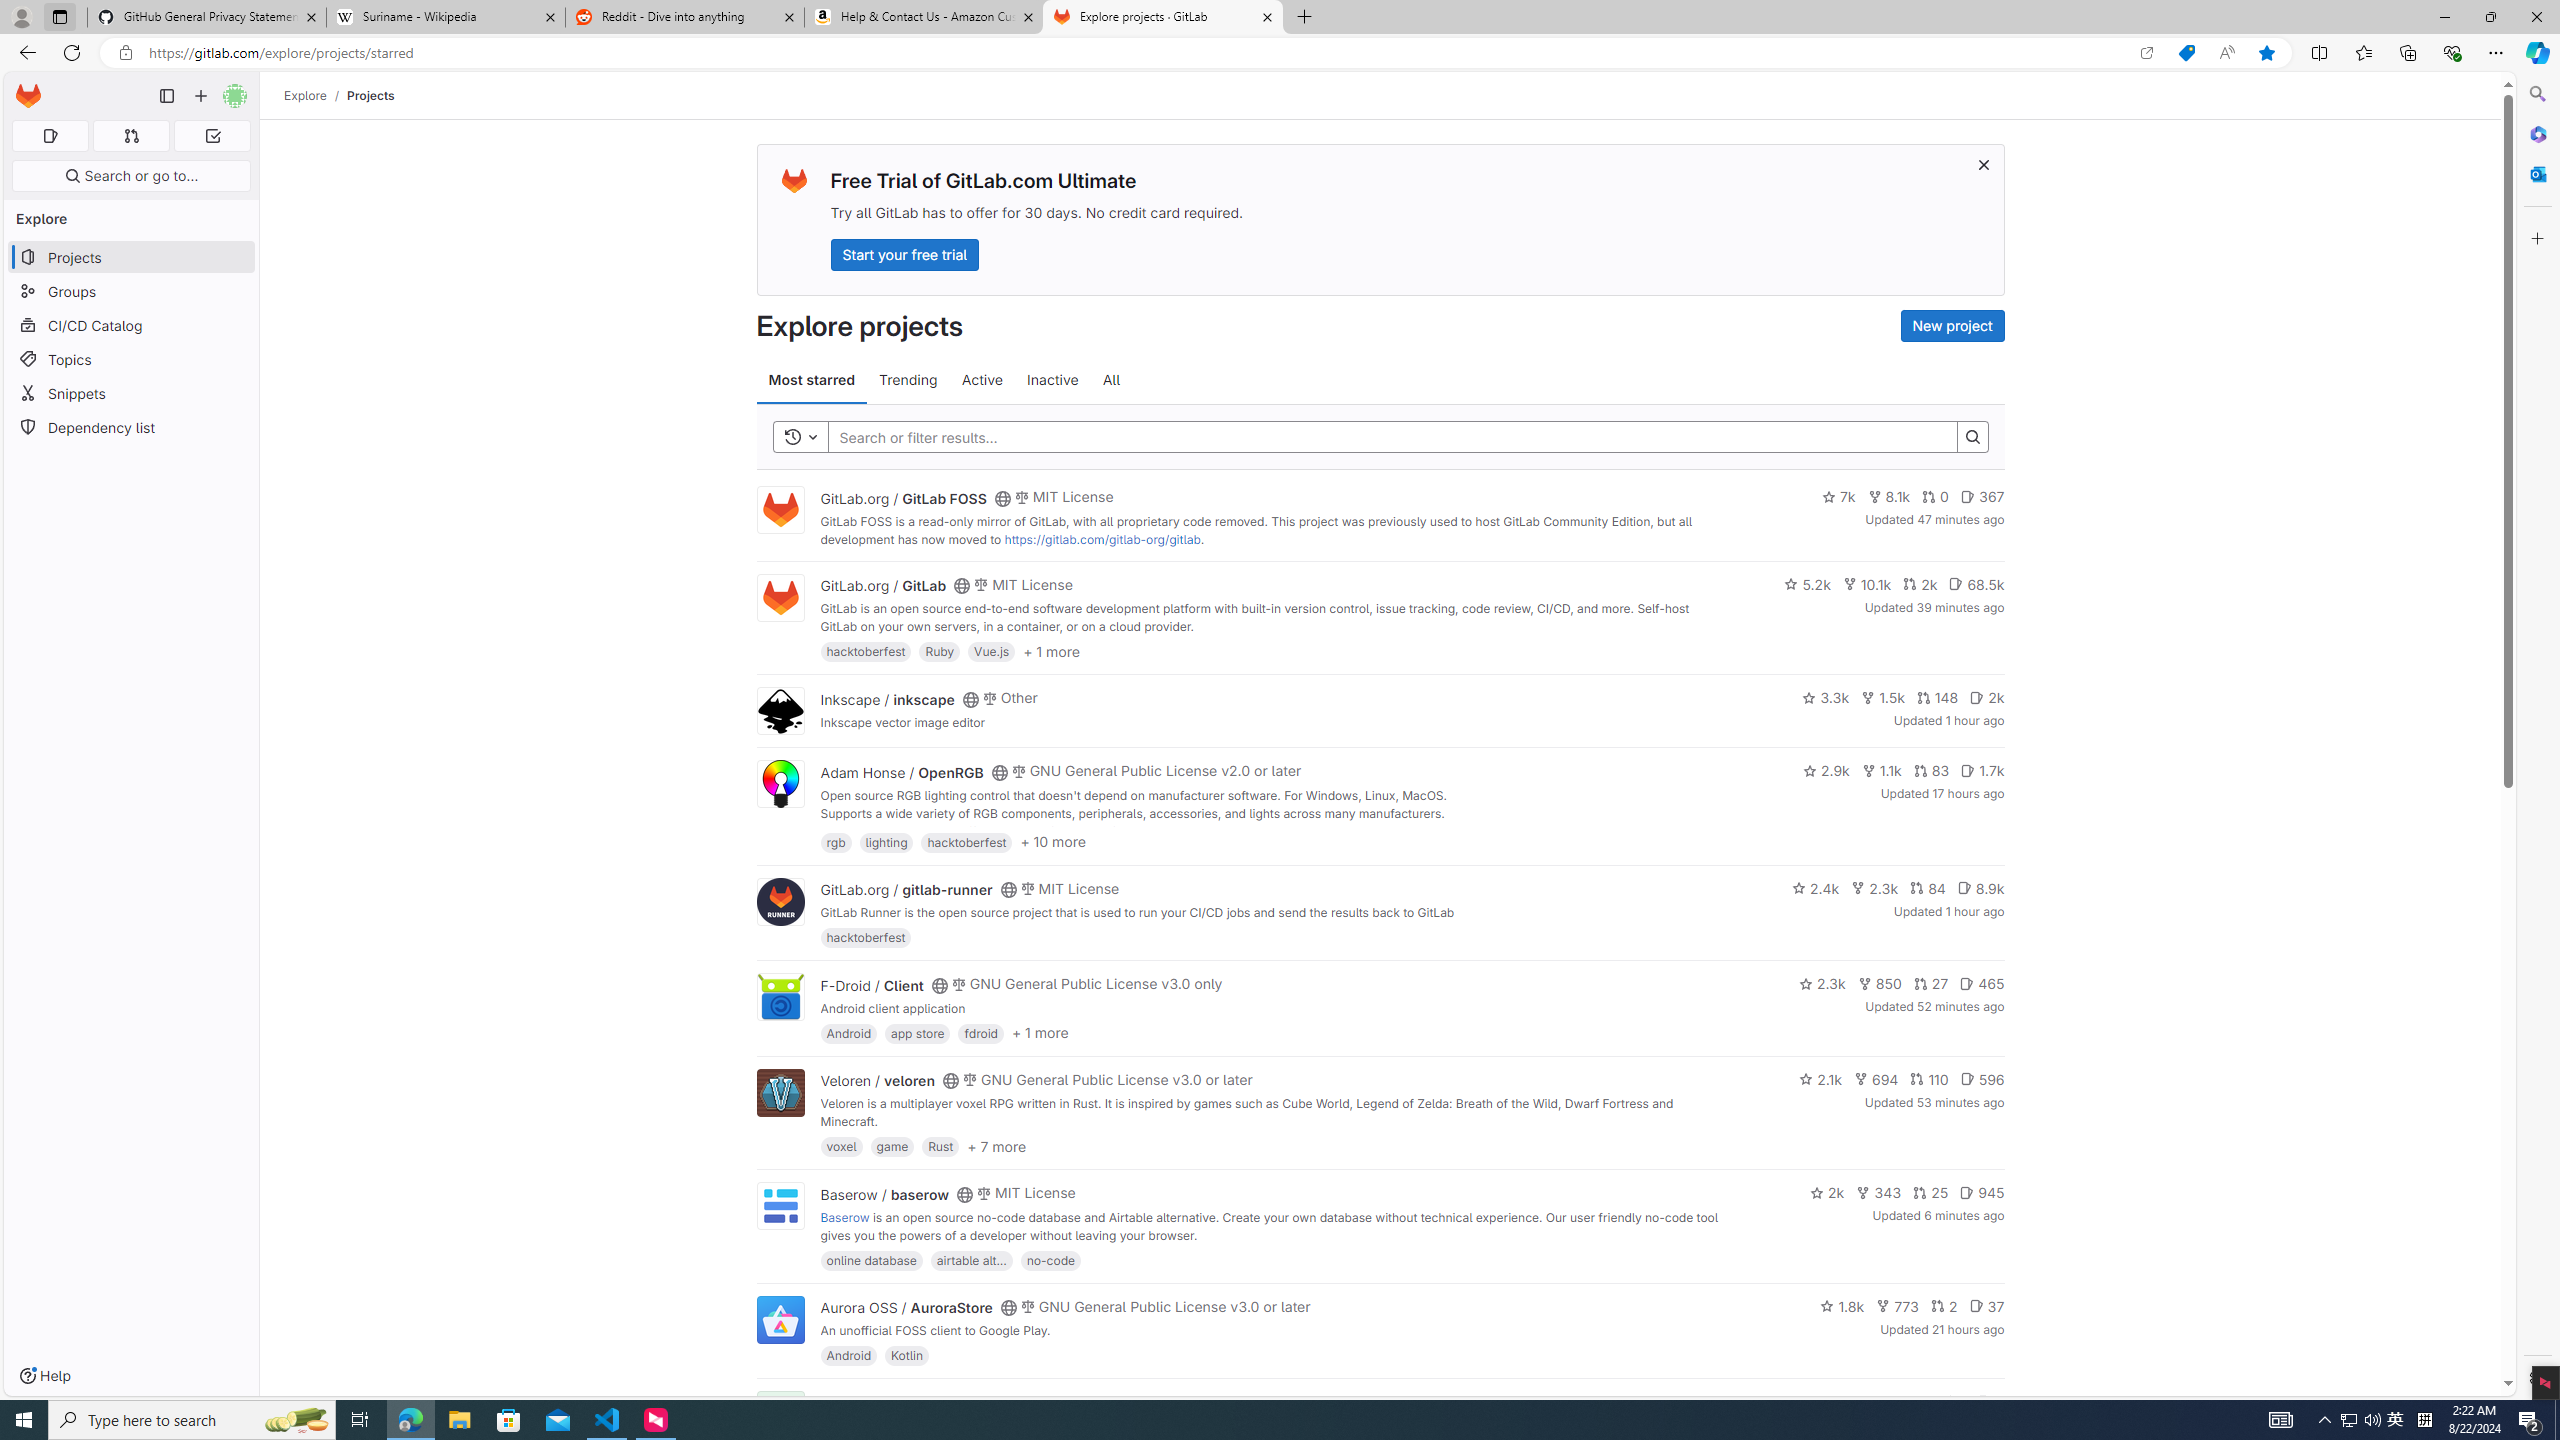 Image resolution: width=2560 pixels, height=1440 pixels. Describe the element at coordinates (1927, 886) in the screenshot. I see `'84'` at that location.